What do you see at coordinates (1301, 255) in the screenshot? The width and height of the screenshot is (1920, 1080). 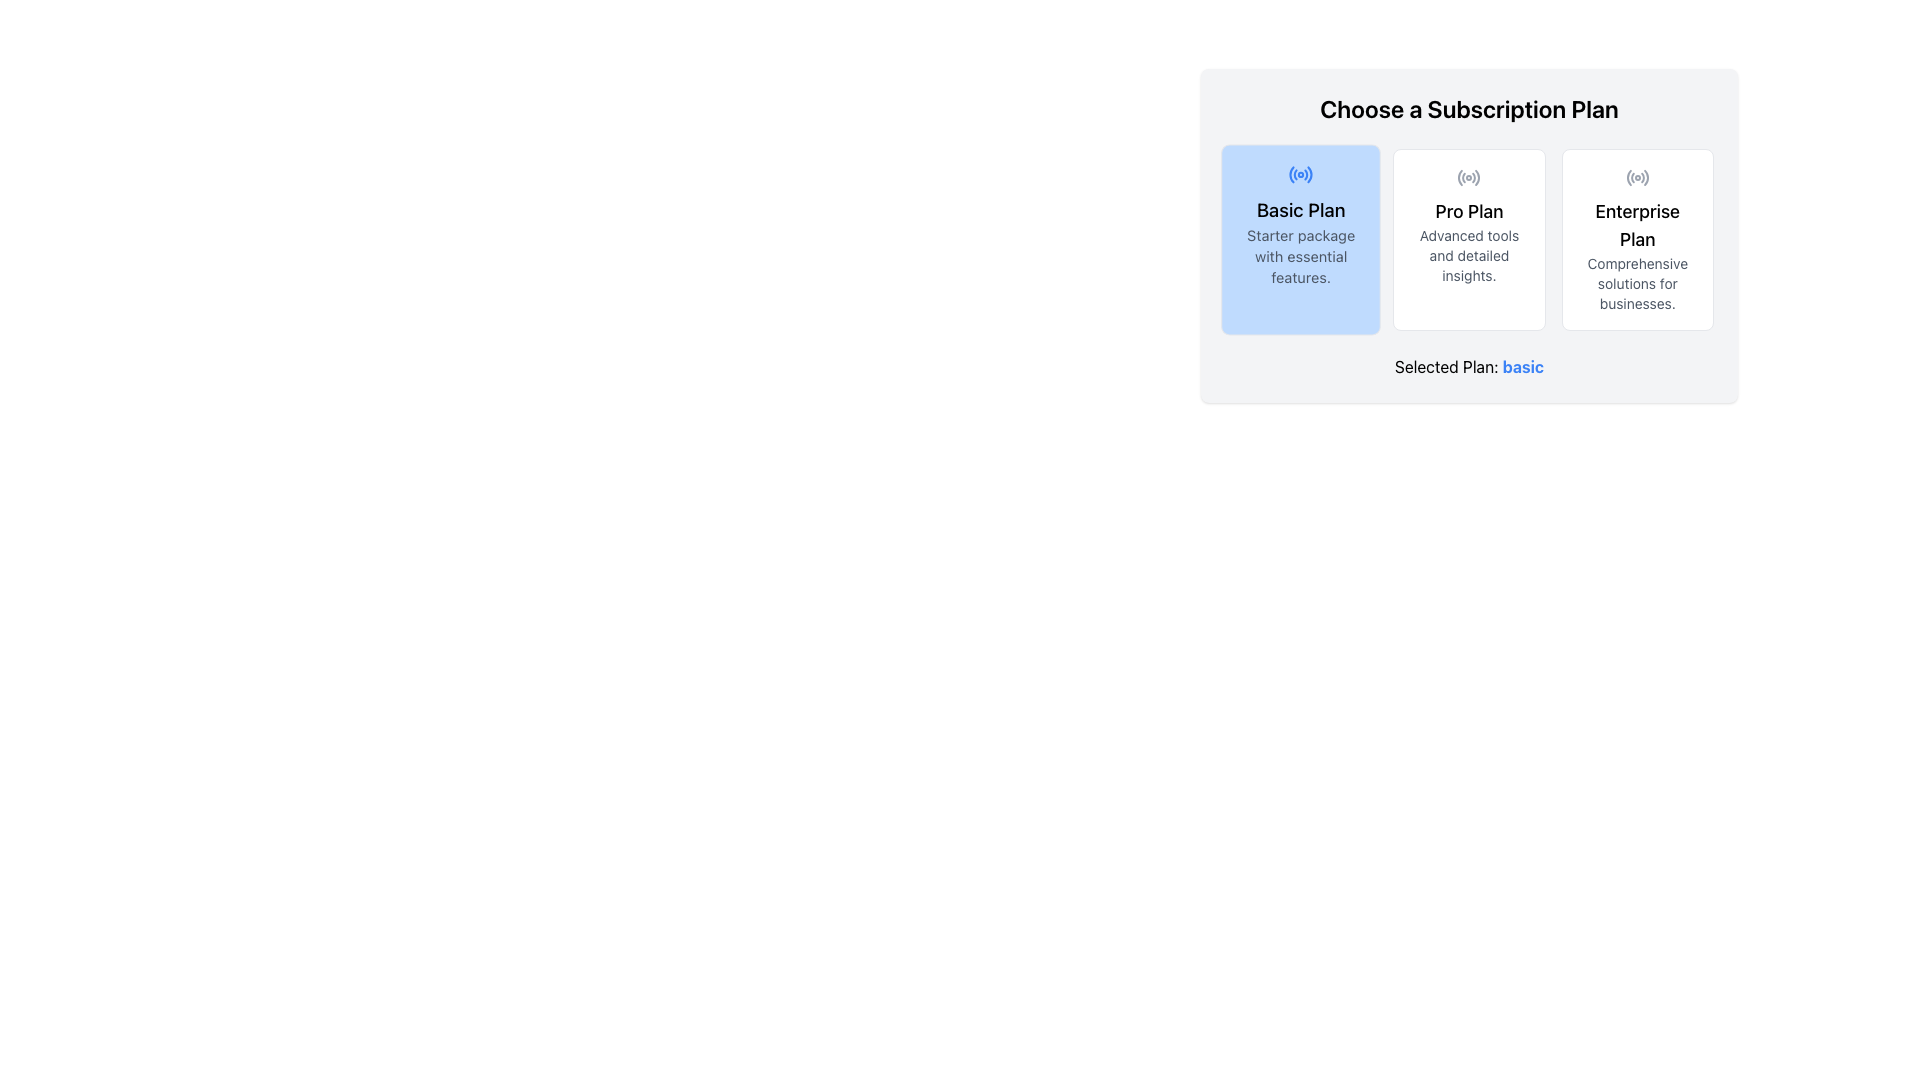 I see `descriptive text label providing additional information about the 'Basic Plan' subscription, located below the title text 'Basic Plan' in the first card of the subscription selection interface` at bounding box center [1301, 255].